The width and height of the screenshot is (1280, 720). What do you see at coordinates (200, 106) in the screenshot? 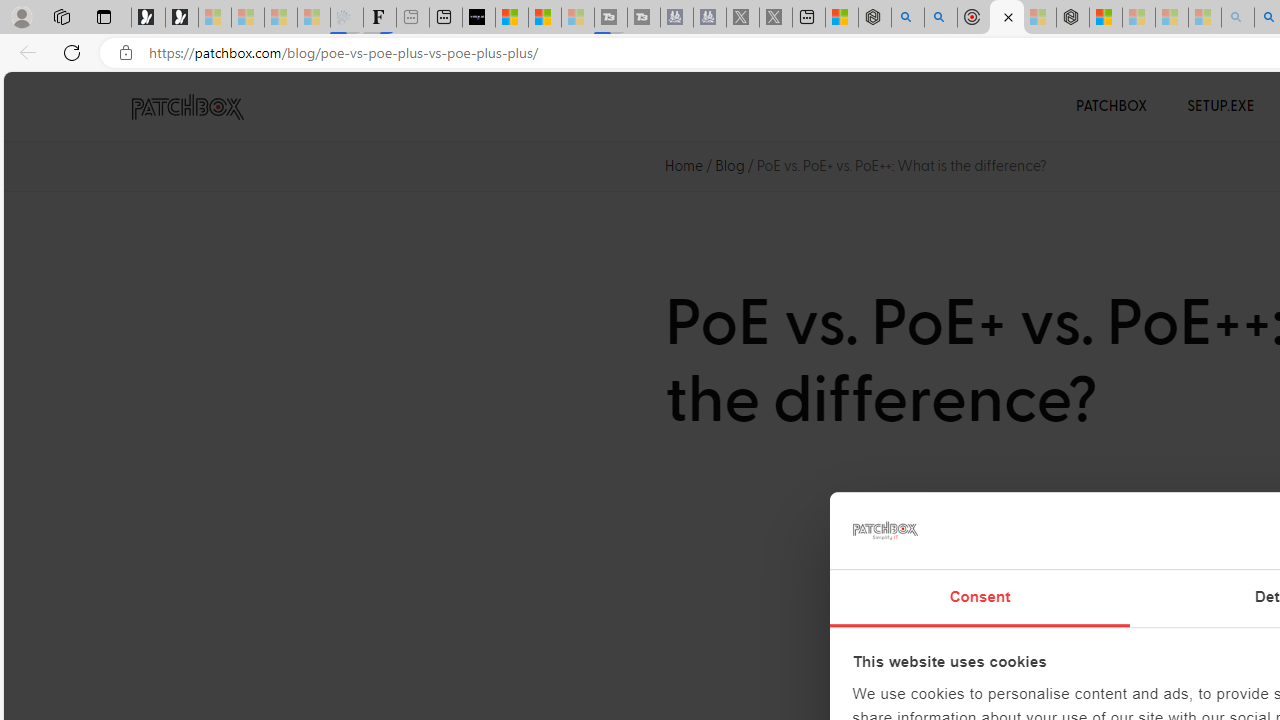
I see `'PATCHBOX Simplify IT'` at bounding box center [200, 106].